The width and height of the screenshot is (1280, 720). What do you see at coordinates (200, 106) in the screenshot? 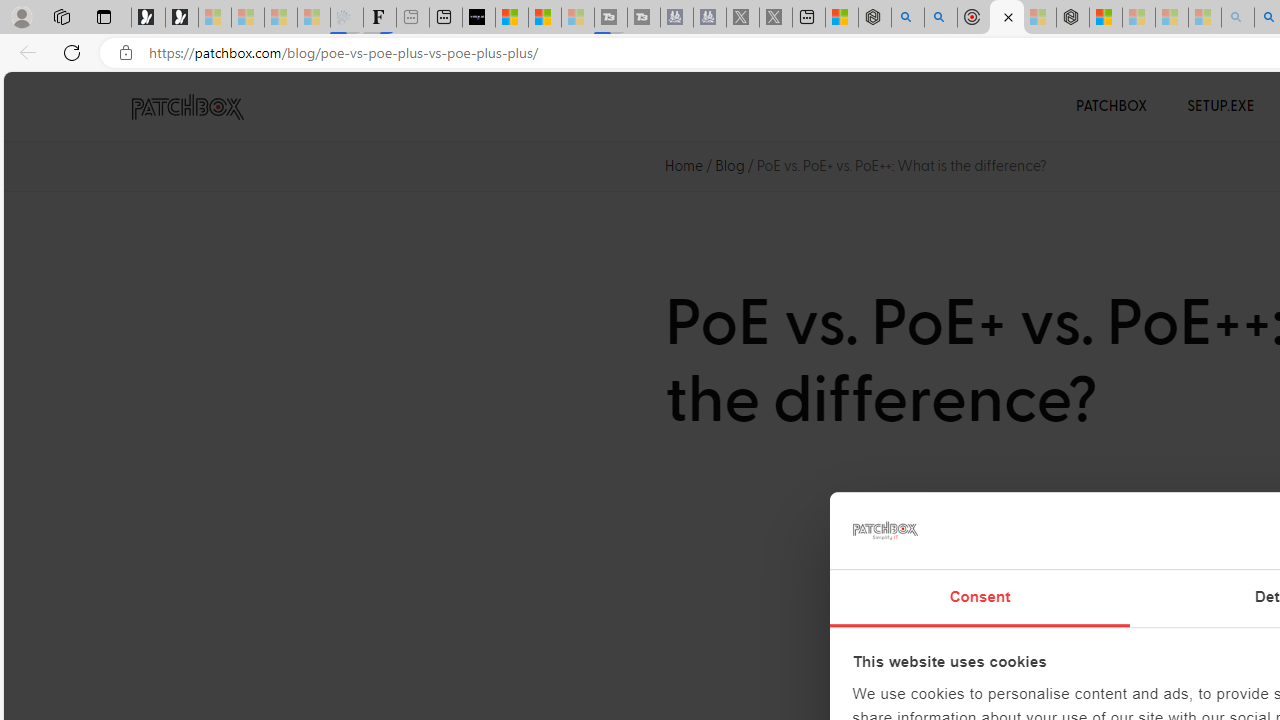
I see `'PATCHBOX Simplify IT'` at bounding box center [200, 106].